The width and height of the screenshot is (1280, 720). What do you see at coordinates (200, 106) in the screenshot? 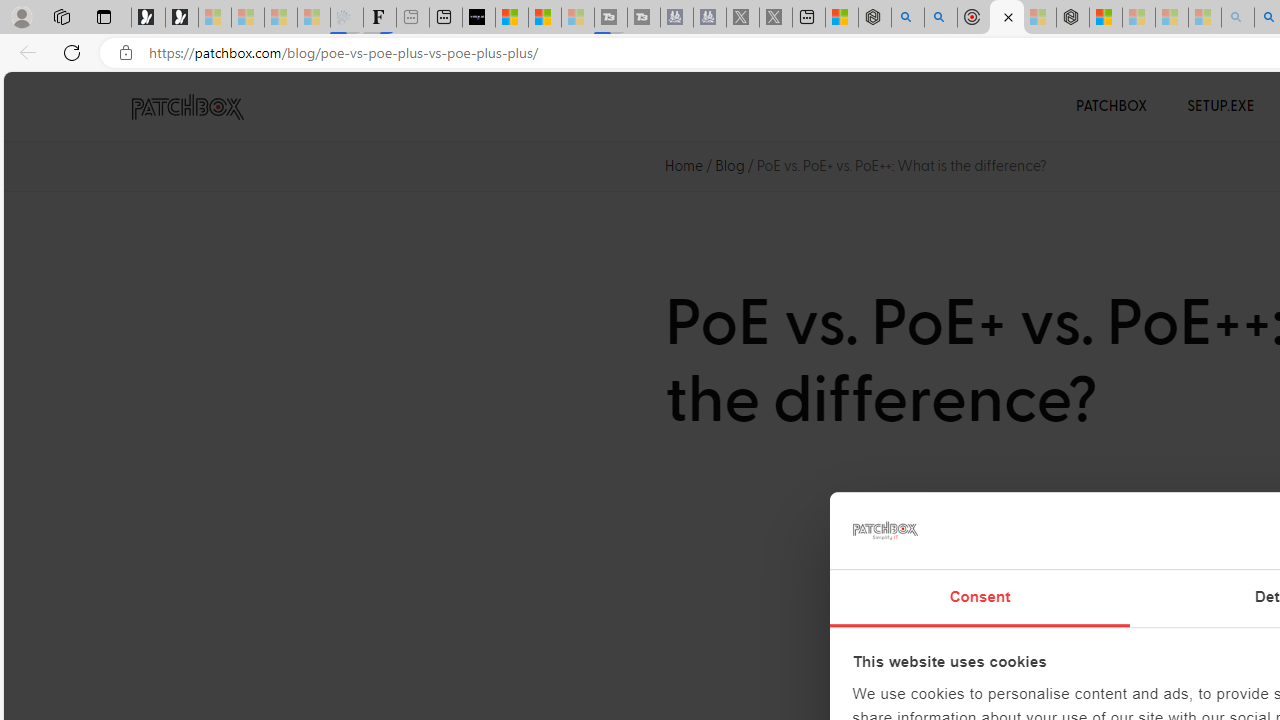
I see `'PATCHBOX Simplify IT'` at bounding box center [200, 106].